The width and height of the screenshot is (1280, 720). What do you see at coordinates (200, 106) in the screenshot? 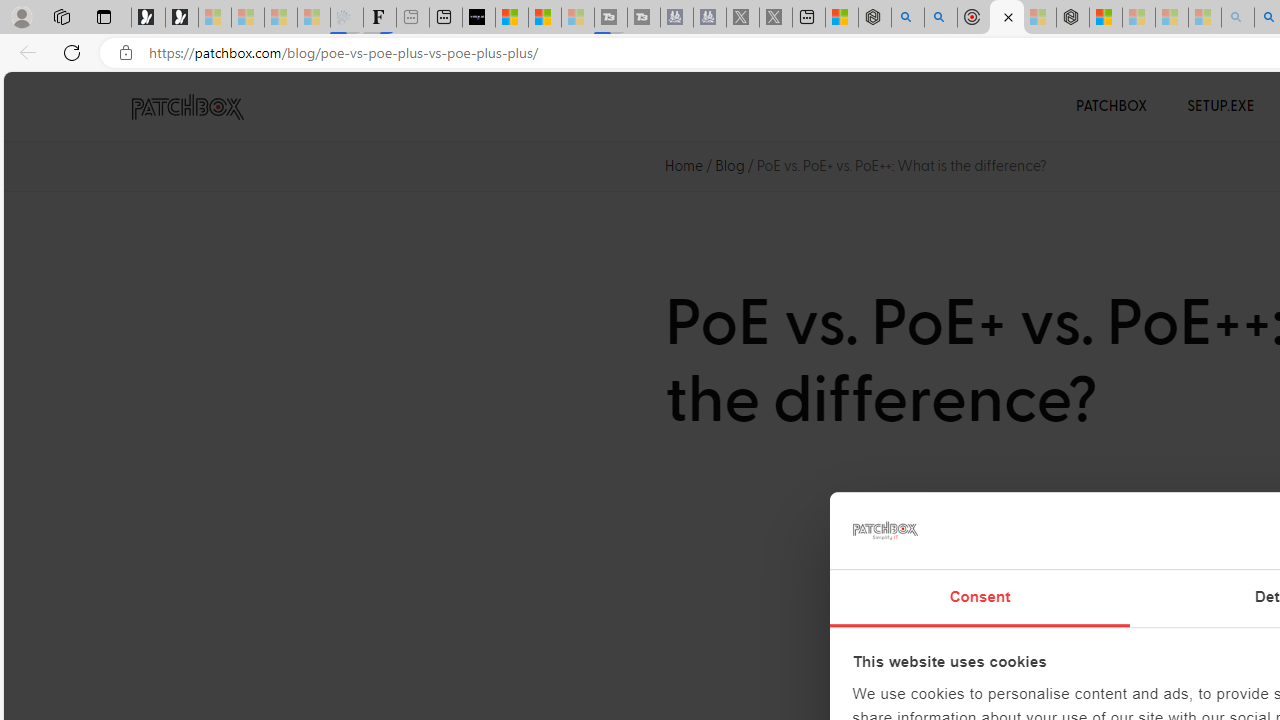
I see `'PATCHBOX Simplify IT'` at bounding box center [200, 106].